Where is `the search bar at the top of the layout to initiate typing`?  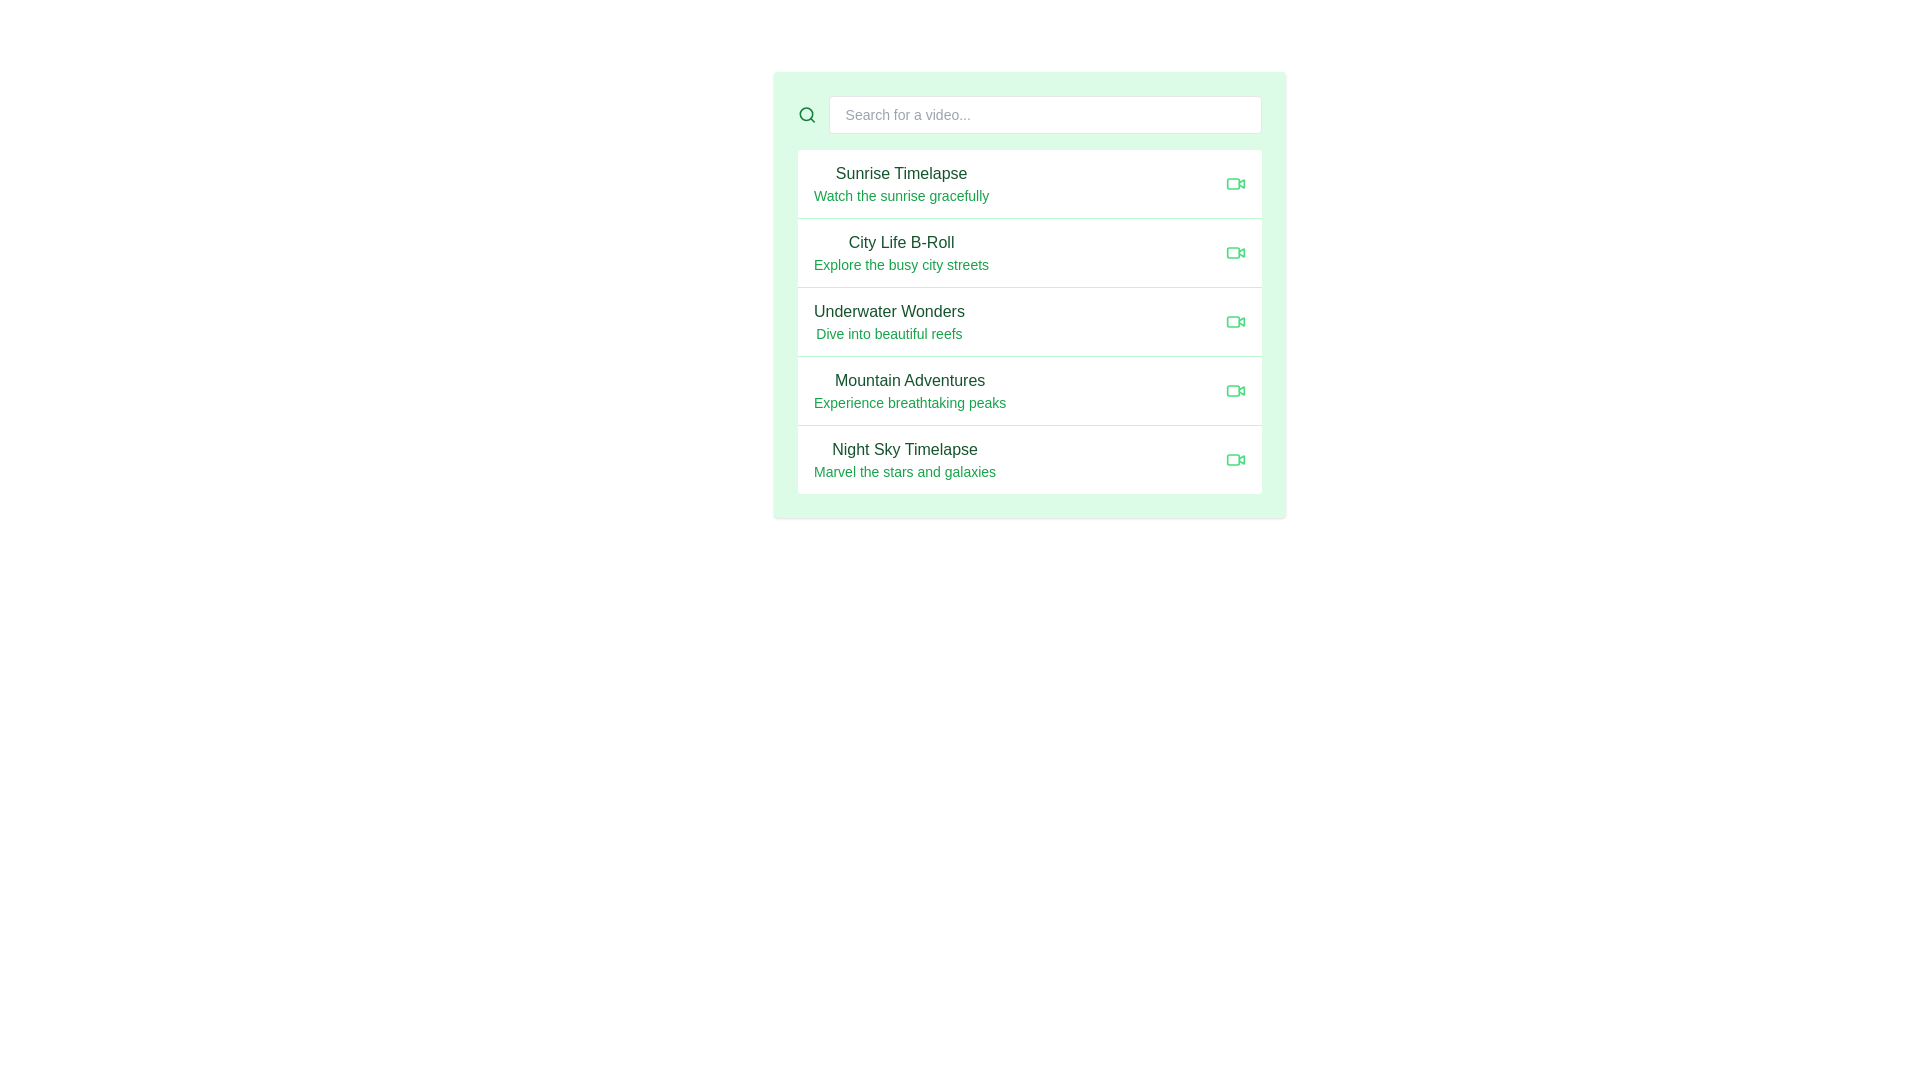
the search bar at the top of the layout to initiate typing is located at coordinates (1030, 115).